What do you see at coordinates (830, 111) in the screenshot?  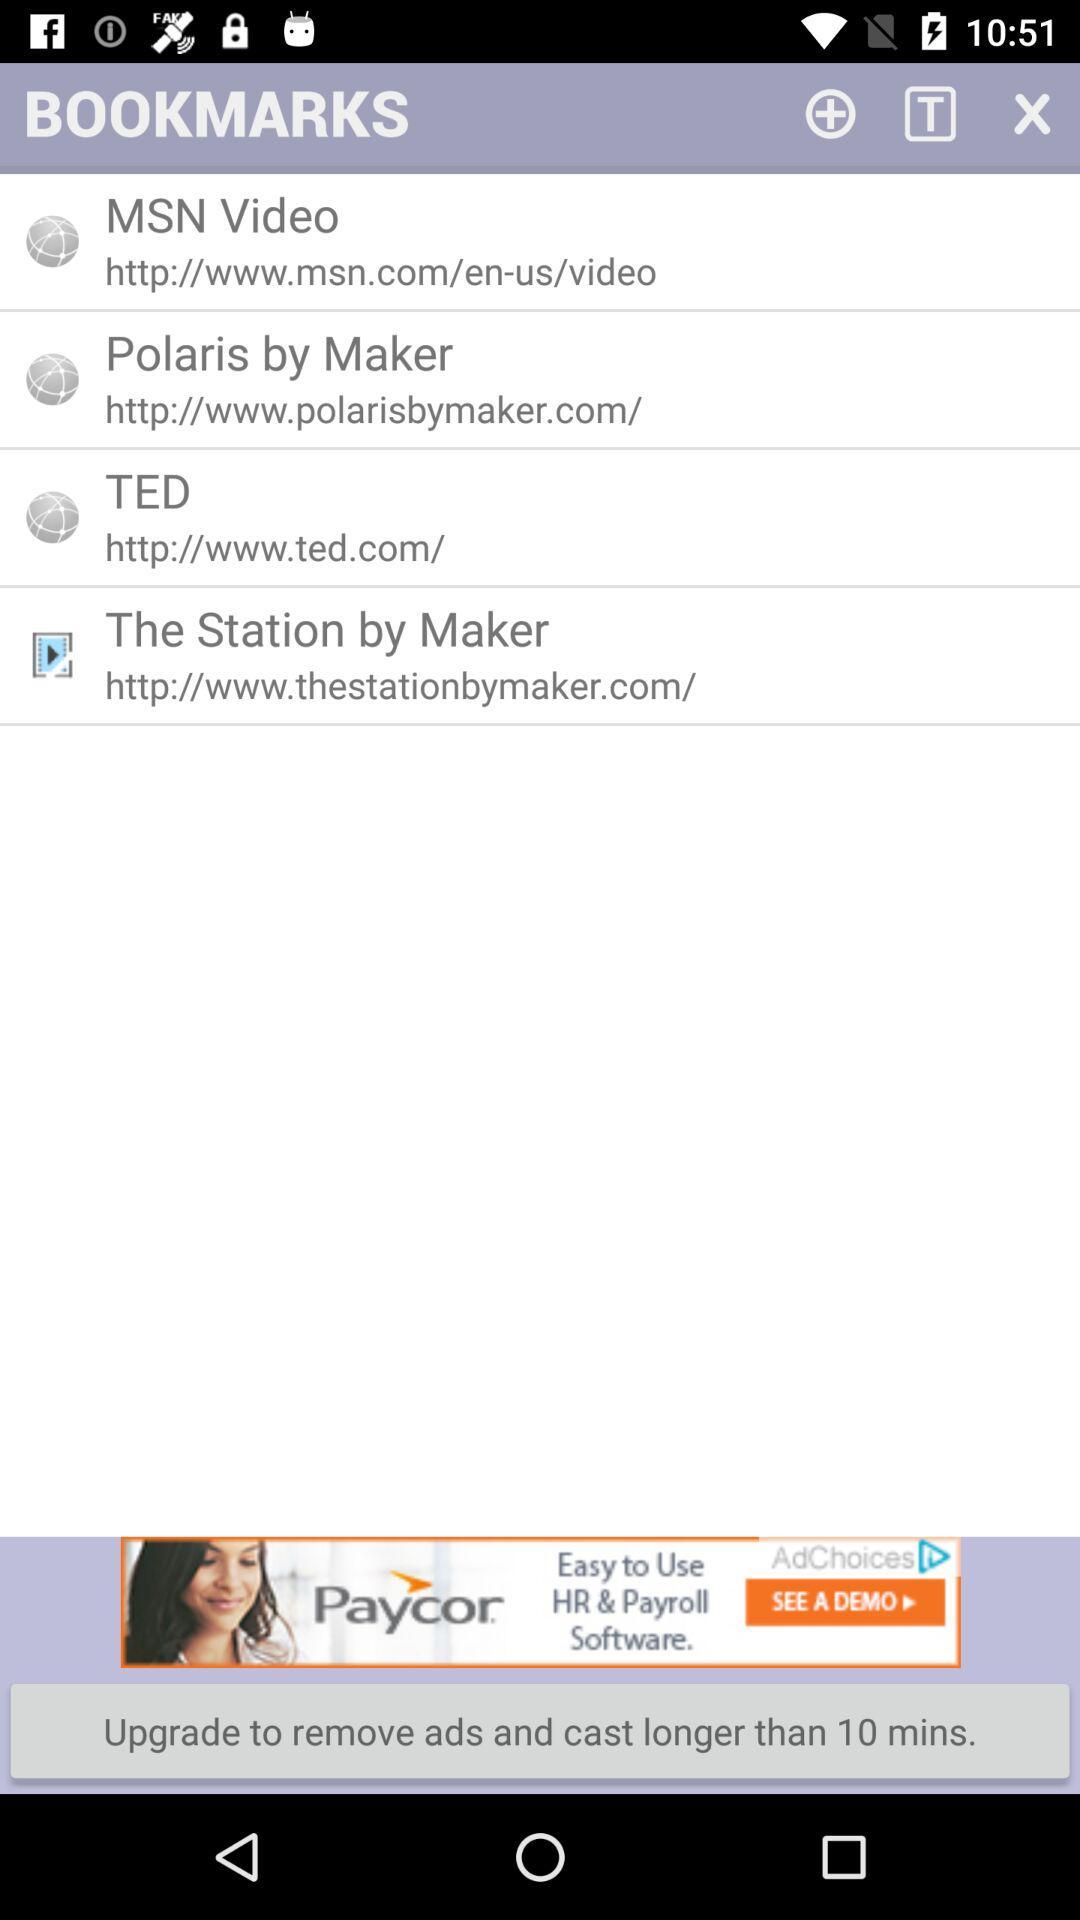 I see `book mark` at bounding box center [830, 111].